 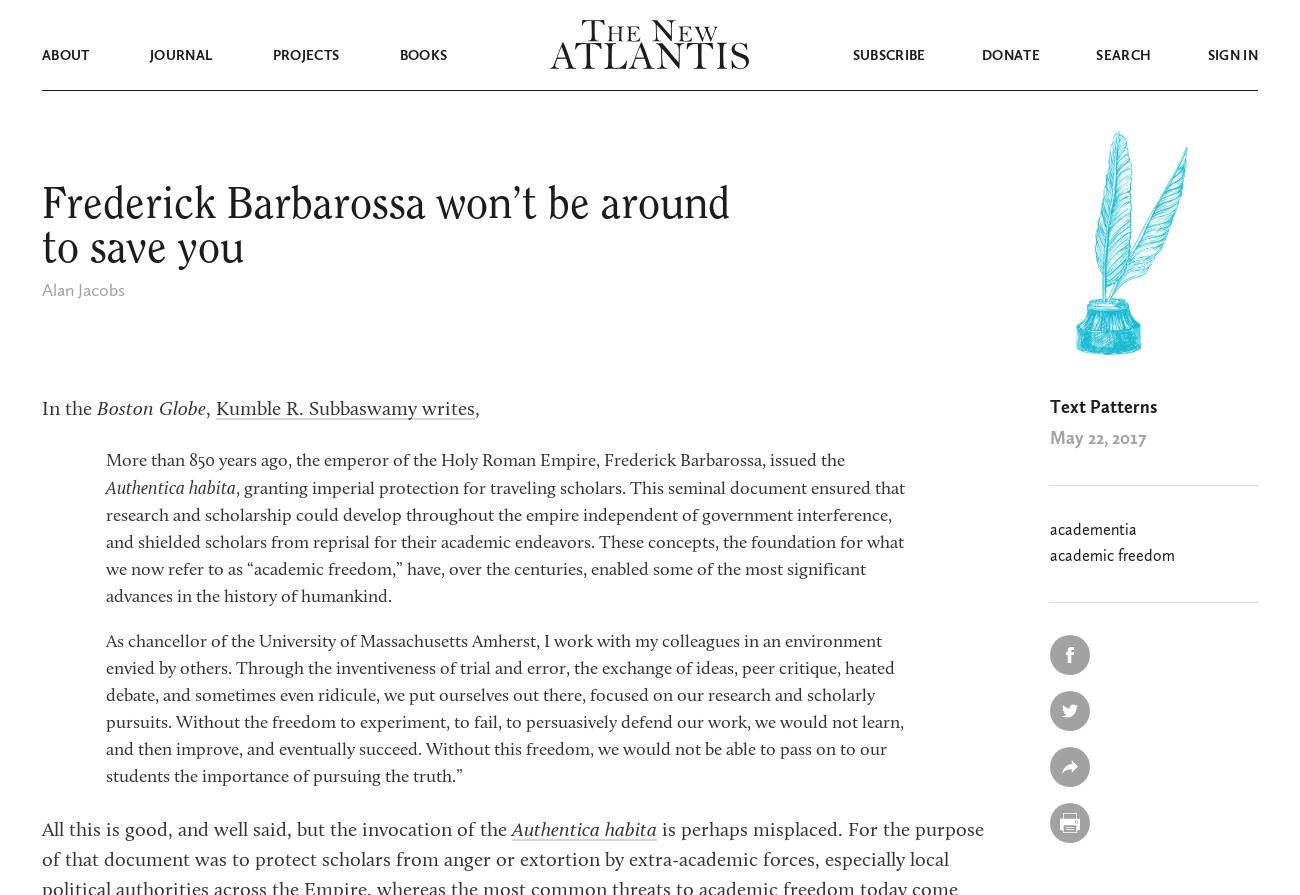 What do you see at coordinates (1111, 555) in the screenshot?
I see `'academic freedom'` at bounding box center [1111, 555].